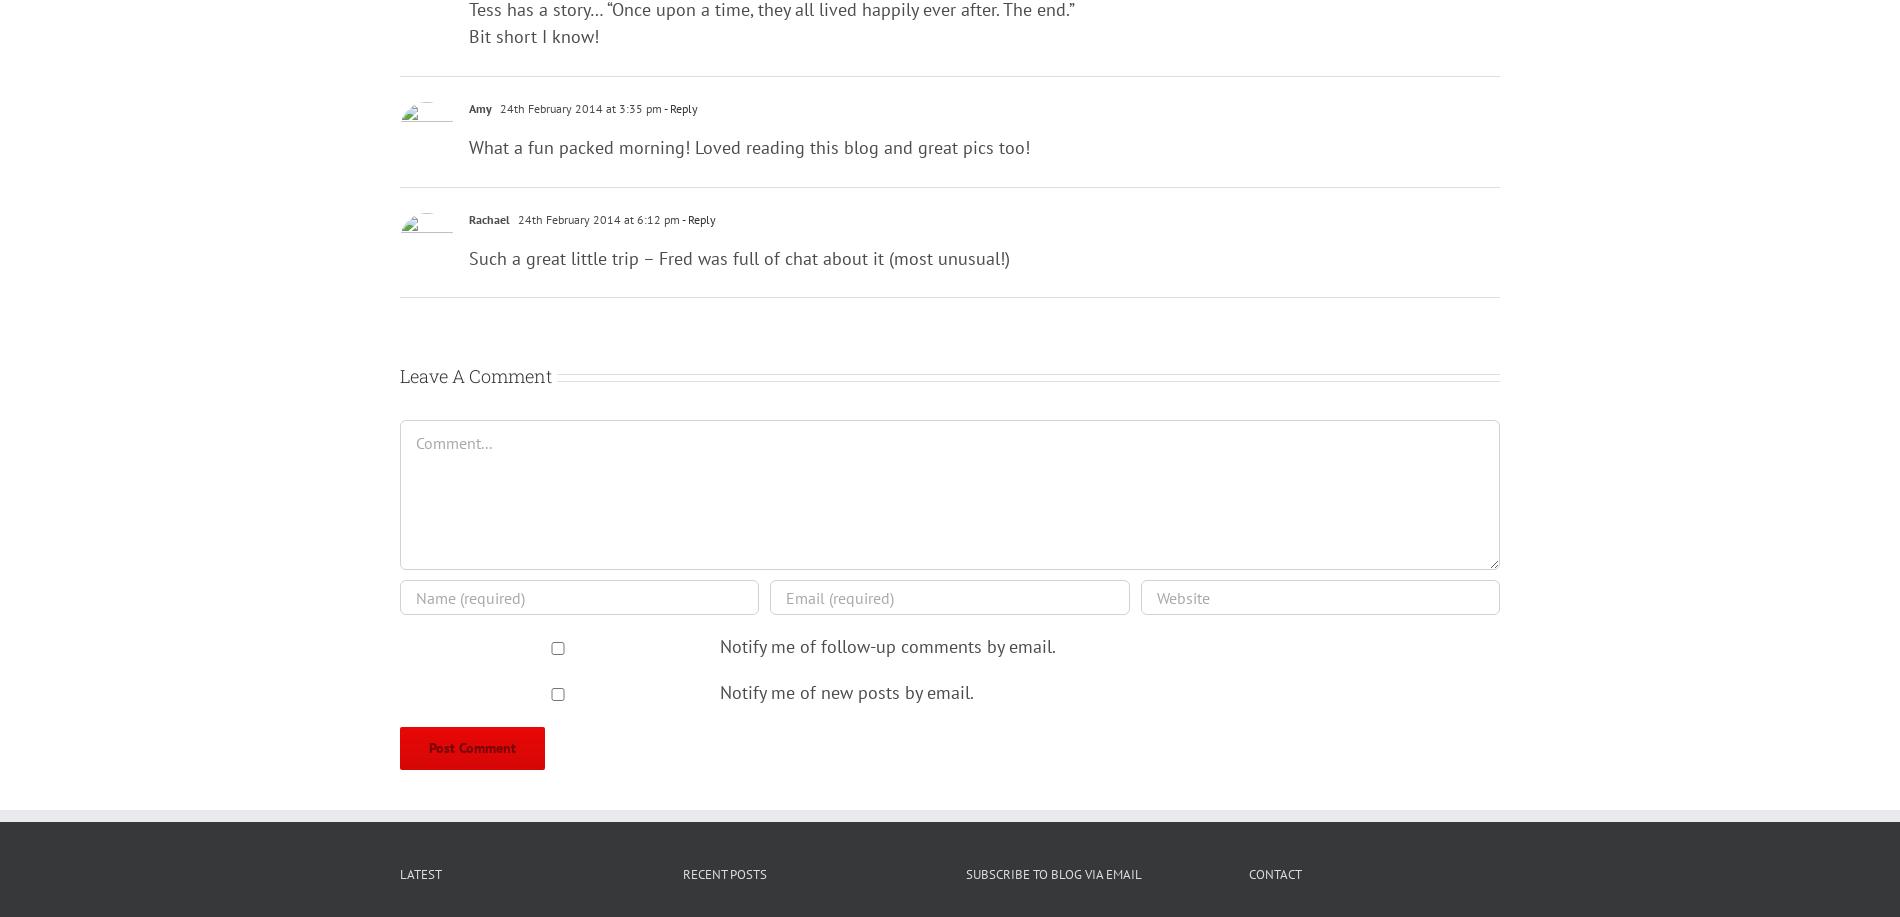  What do you see at coordinates (683, 872) in the screenshot?
I see `'Recent Posts'` at bounding box center [683, 872].